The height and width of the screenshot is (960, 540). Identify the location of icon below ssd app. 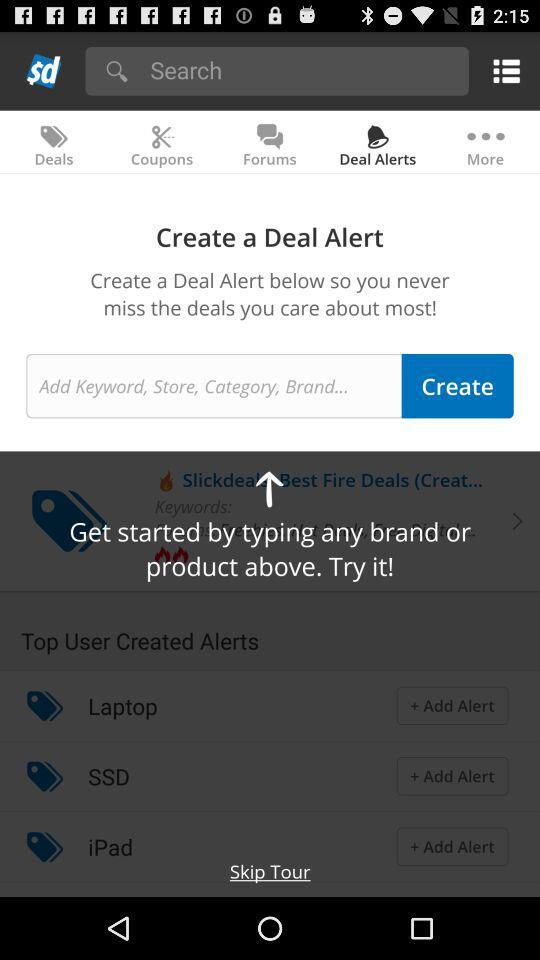
(110, 845).